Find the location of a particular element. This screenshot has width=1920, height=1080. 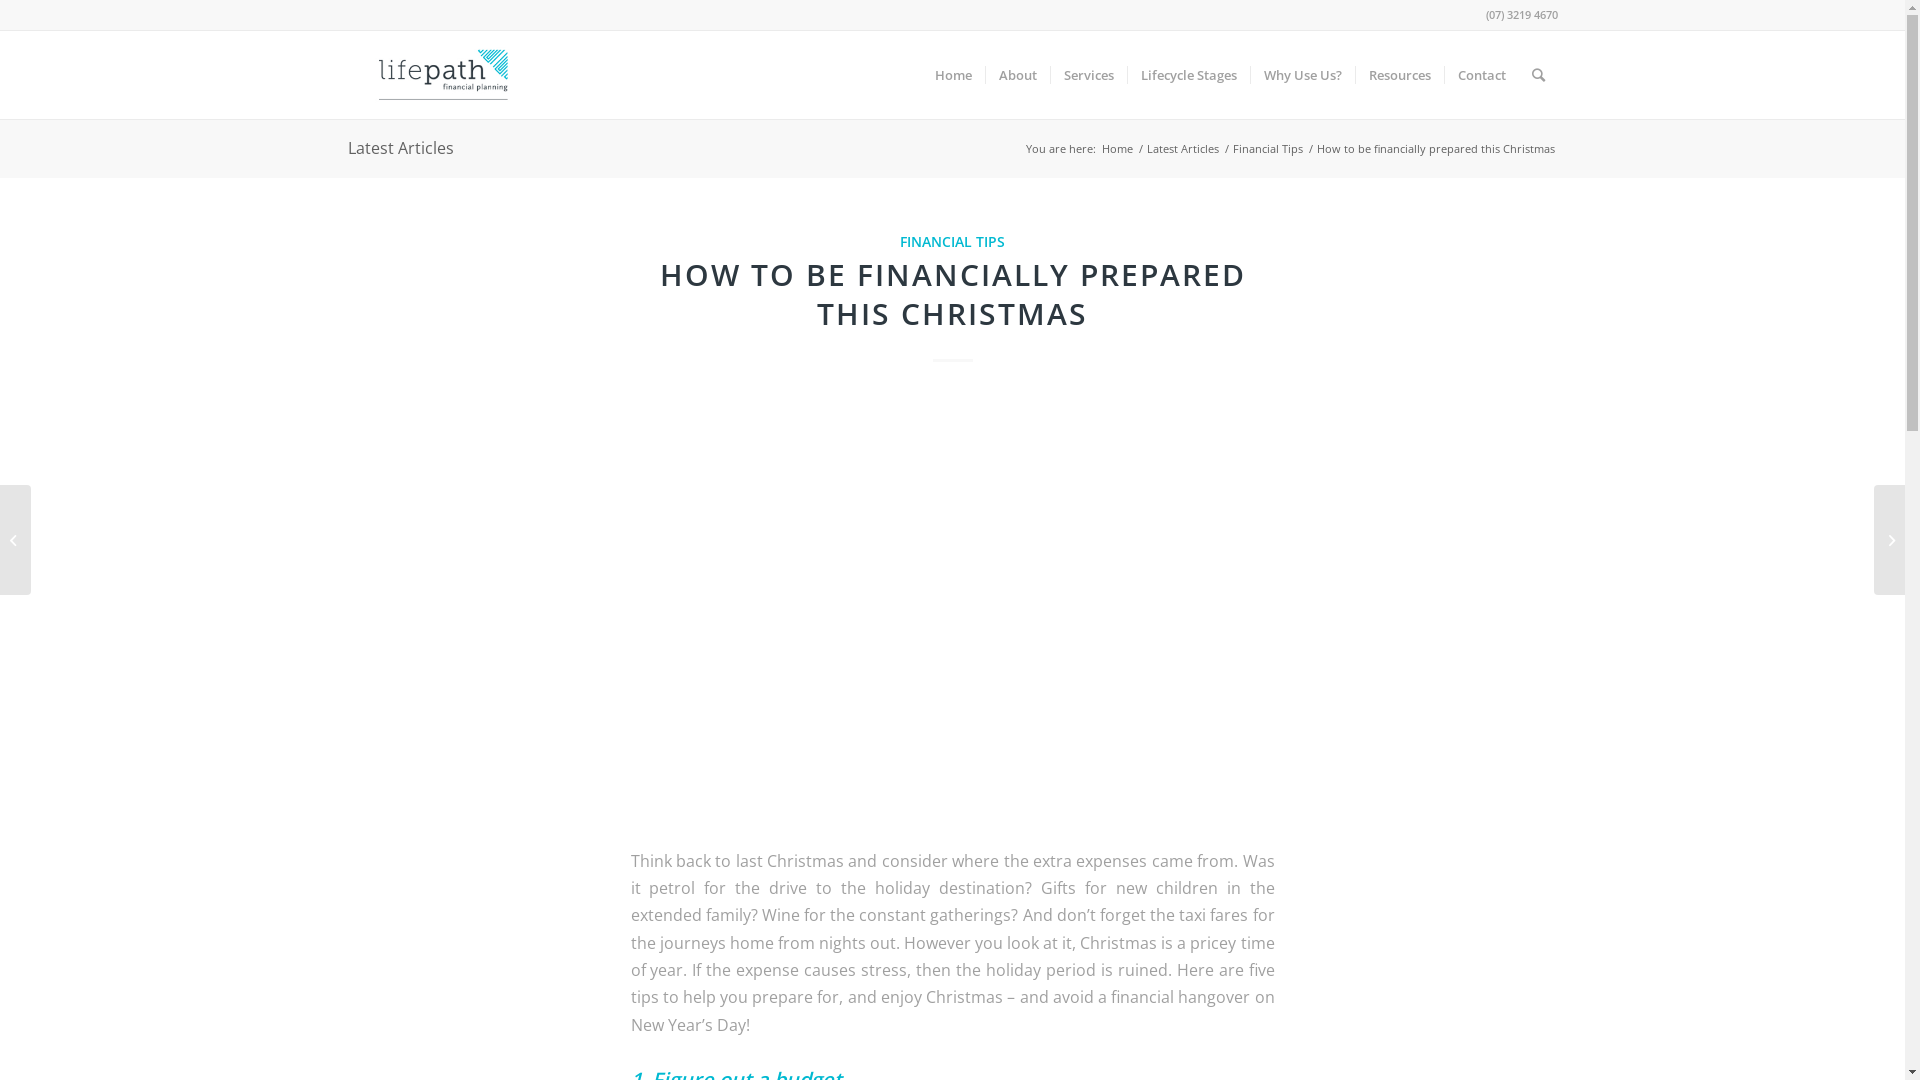

'Resources' is located at coordinates (1397, 73).